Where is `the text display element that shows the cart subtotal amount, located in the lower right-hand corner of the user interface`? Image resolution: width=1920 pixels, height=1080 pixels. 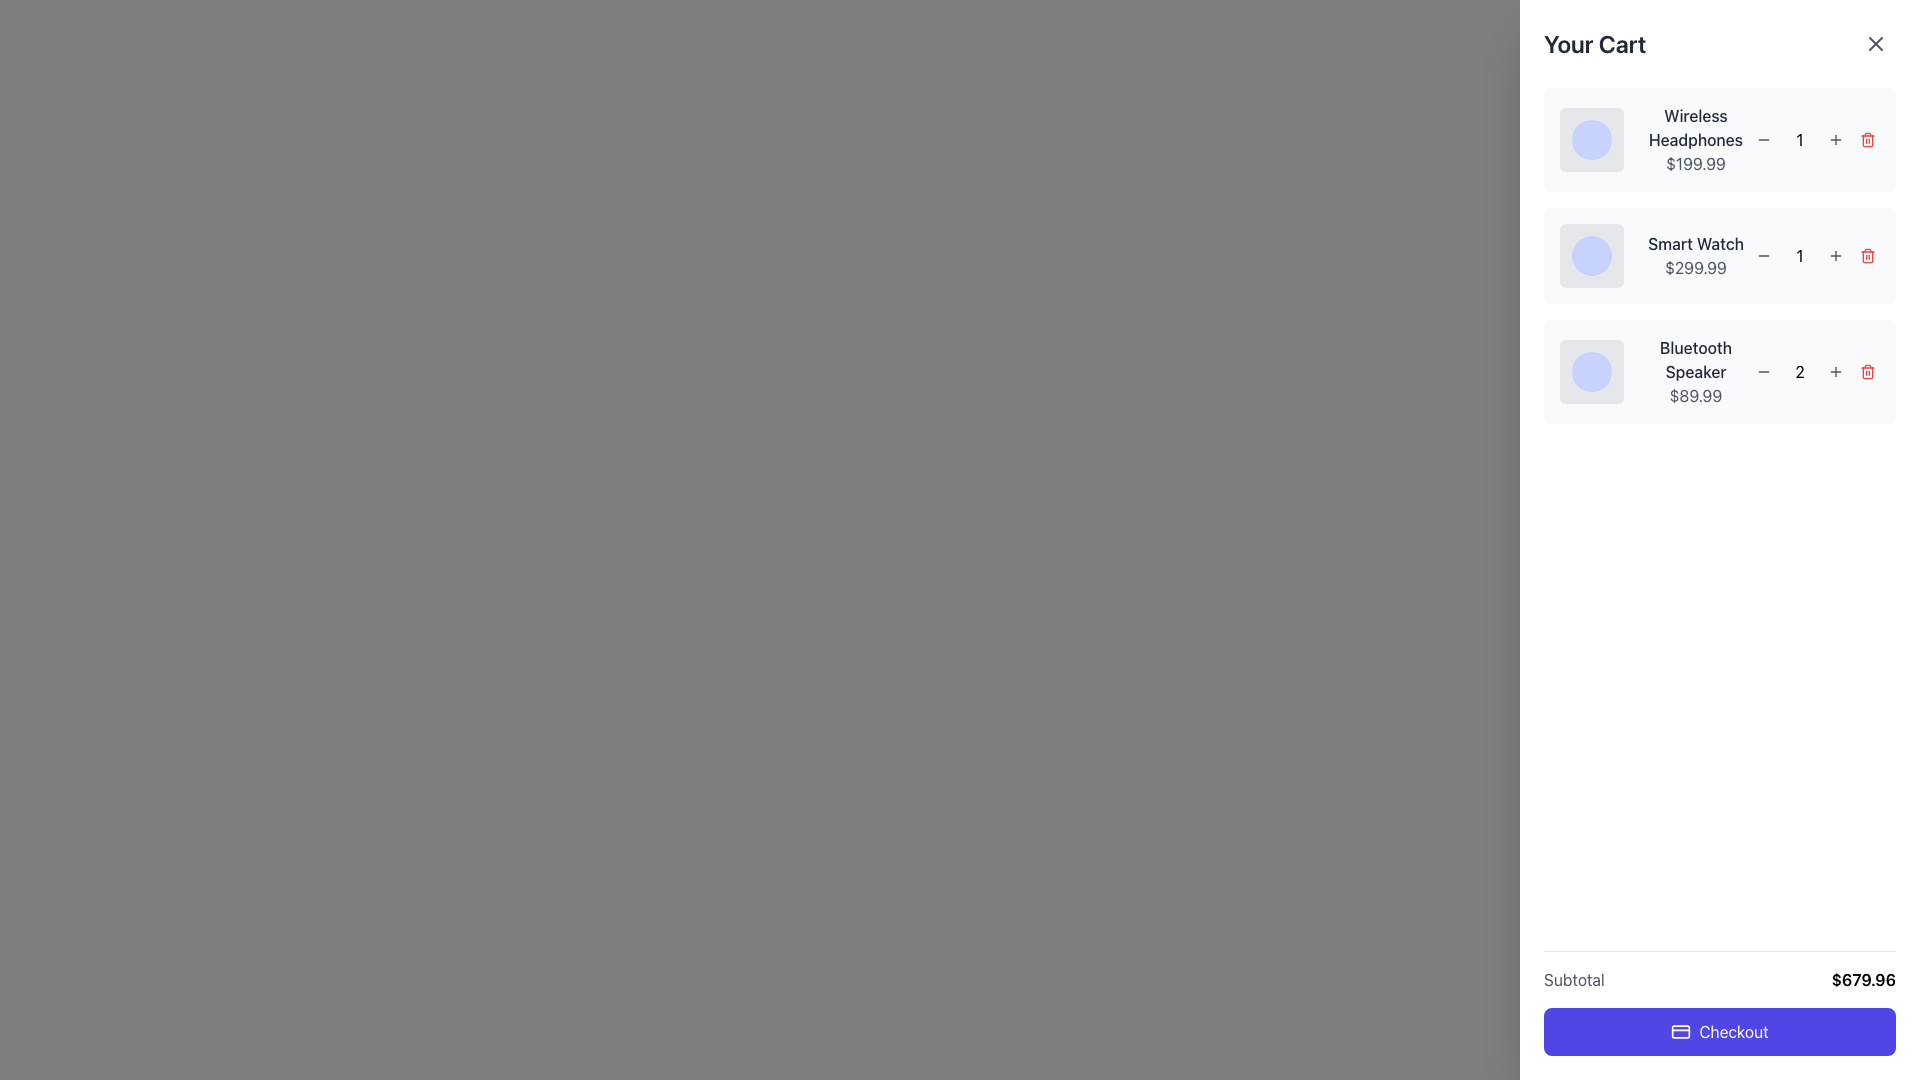 the text display element that shows the cart subtotal amount, located in the lower right-hand corner of the user interface is located at coordinates (1862, 978).